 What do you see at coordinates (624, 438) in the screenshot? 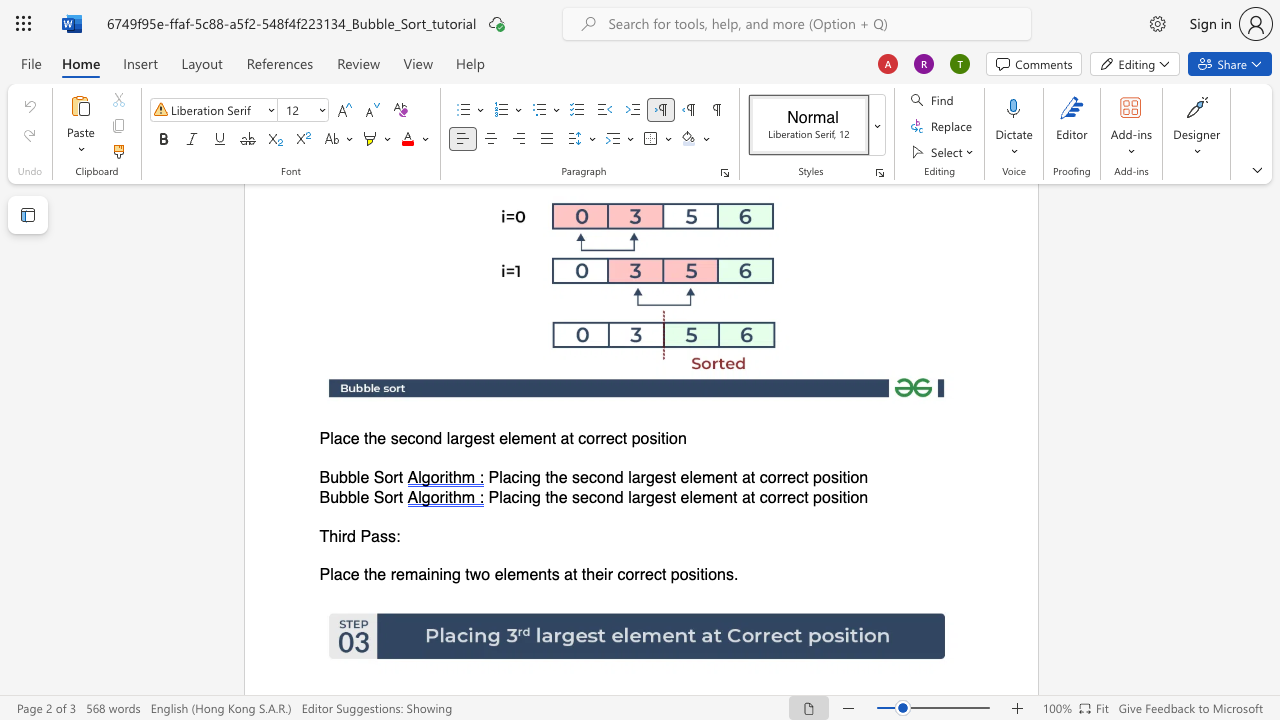
I see `the 5th character "t" in the text` at bounding box center [624, 438].